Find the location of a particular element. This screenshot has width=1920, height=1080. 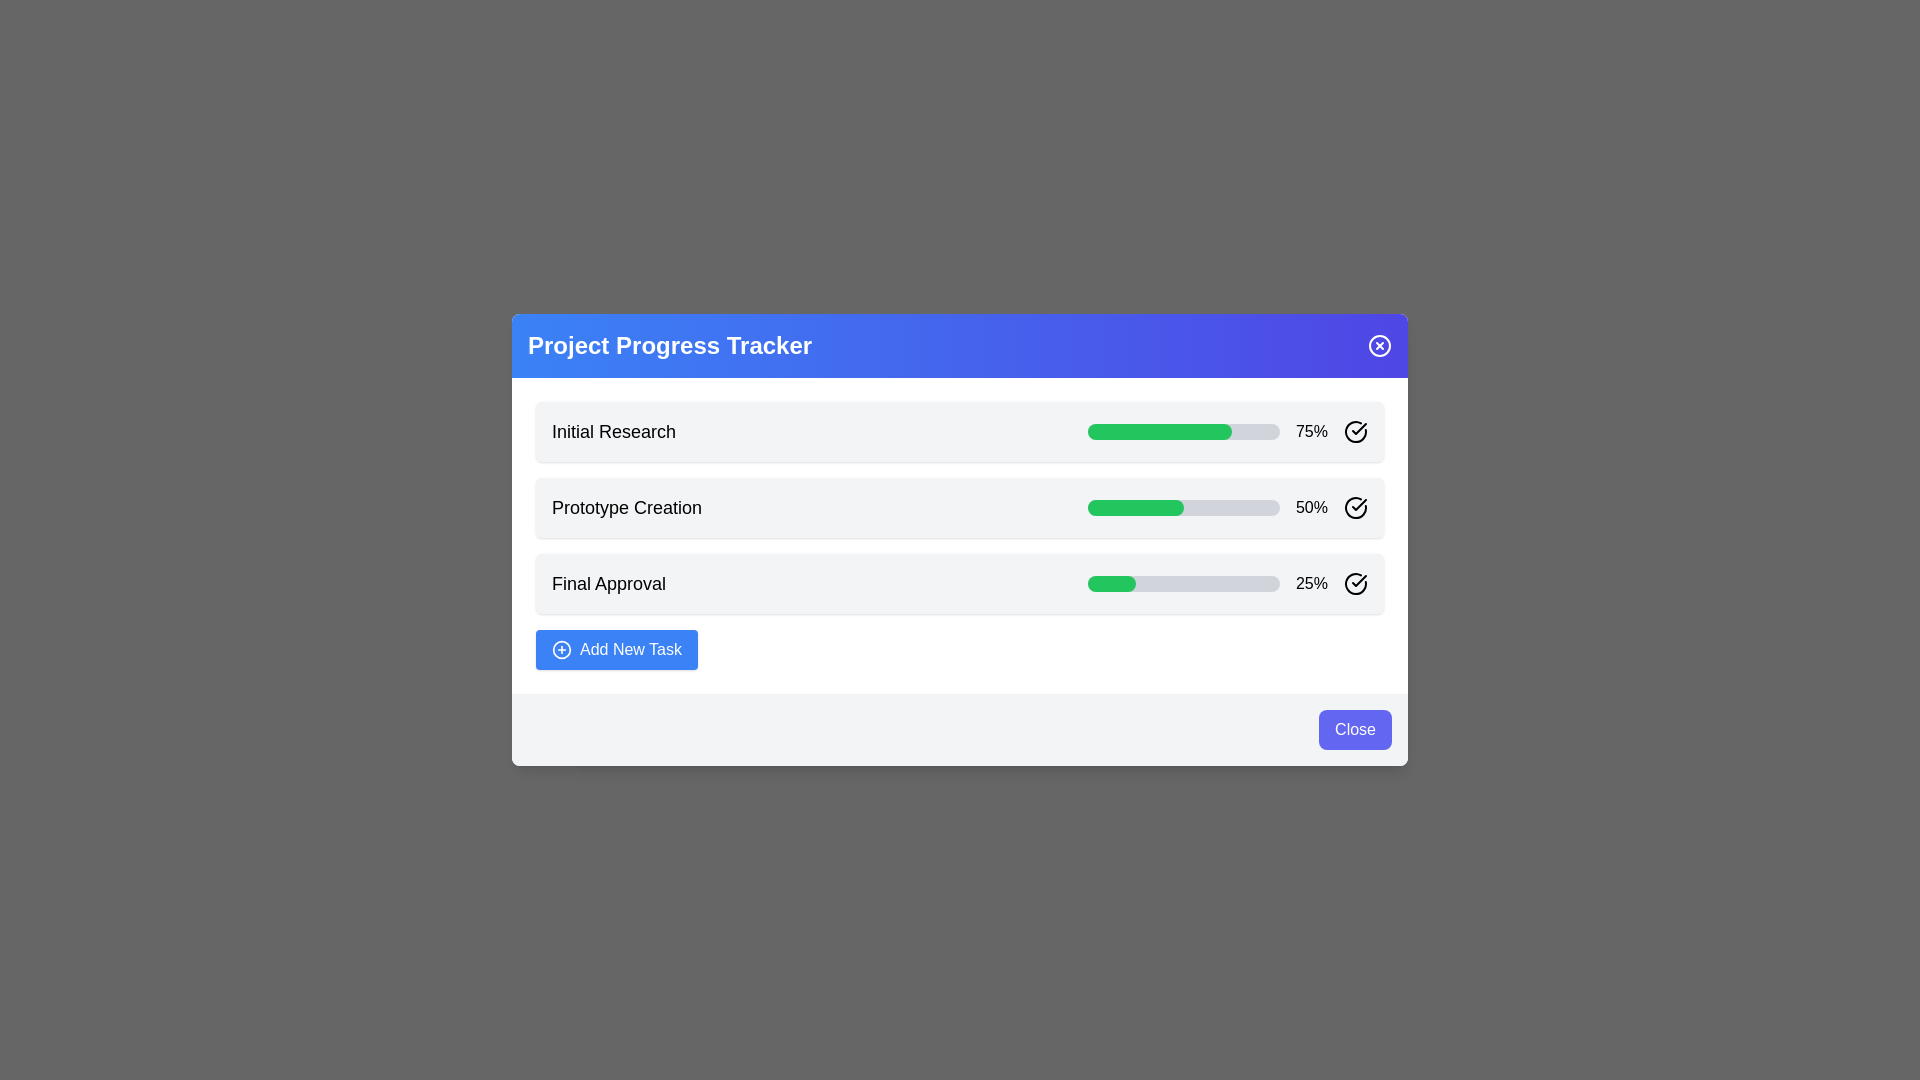

the close button located at the top-right corner of the 'Project Progress Tracker' header is located at coordinates (1379, 345).